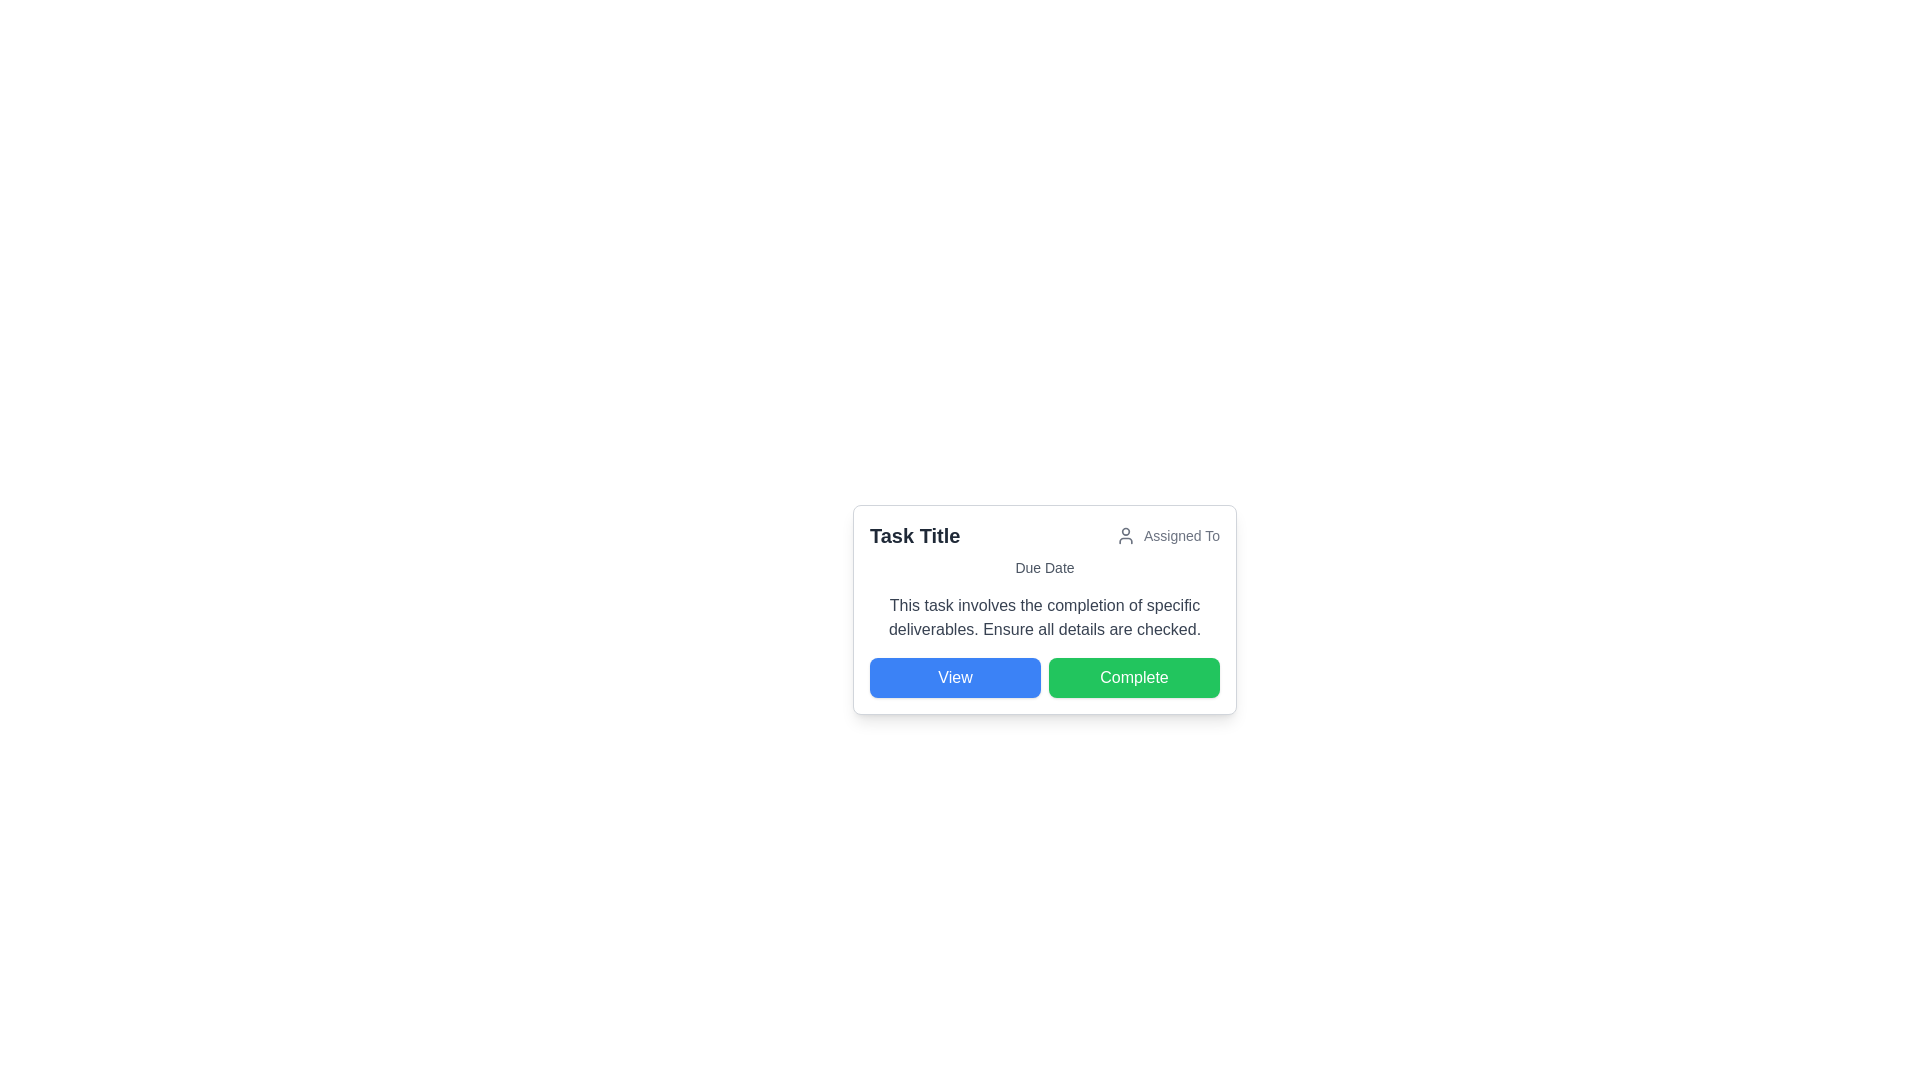 The image size is (1920, 1080). I want to click on the textual header element indicating the subject or name of the task, located to the left of the 'Assigned To' text and icon group, so click(914, 535).